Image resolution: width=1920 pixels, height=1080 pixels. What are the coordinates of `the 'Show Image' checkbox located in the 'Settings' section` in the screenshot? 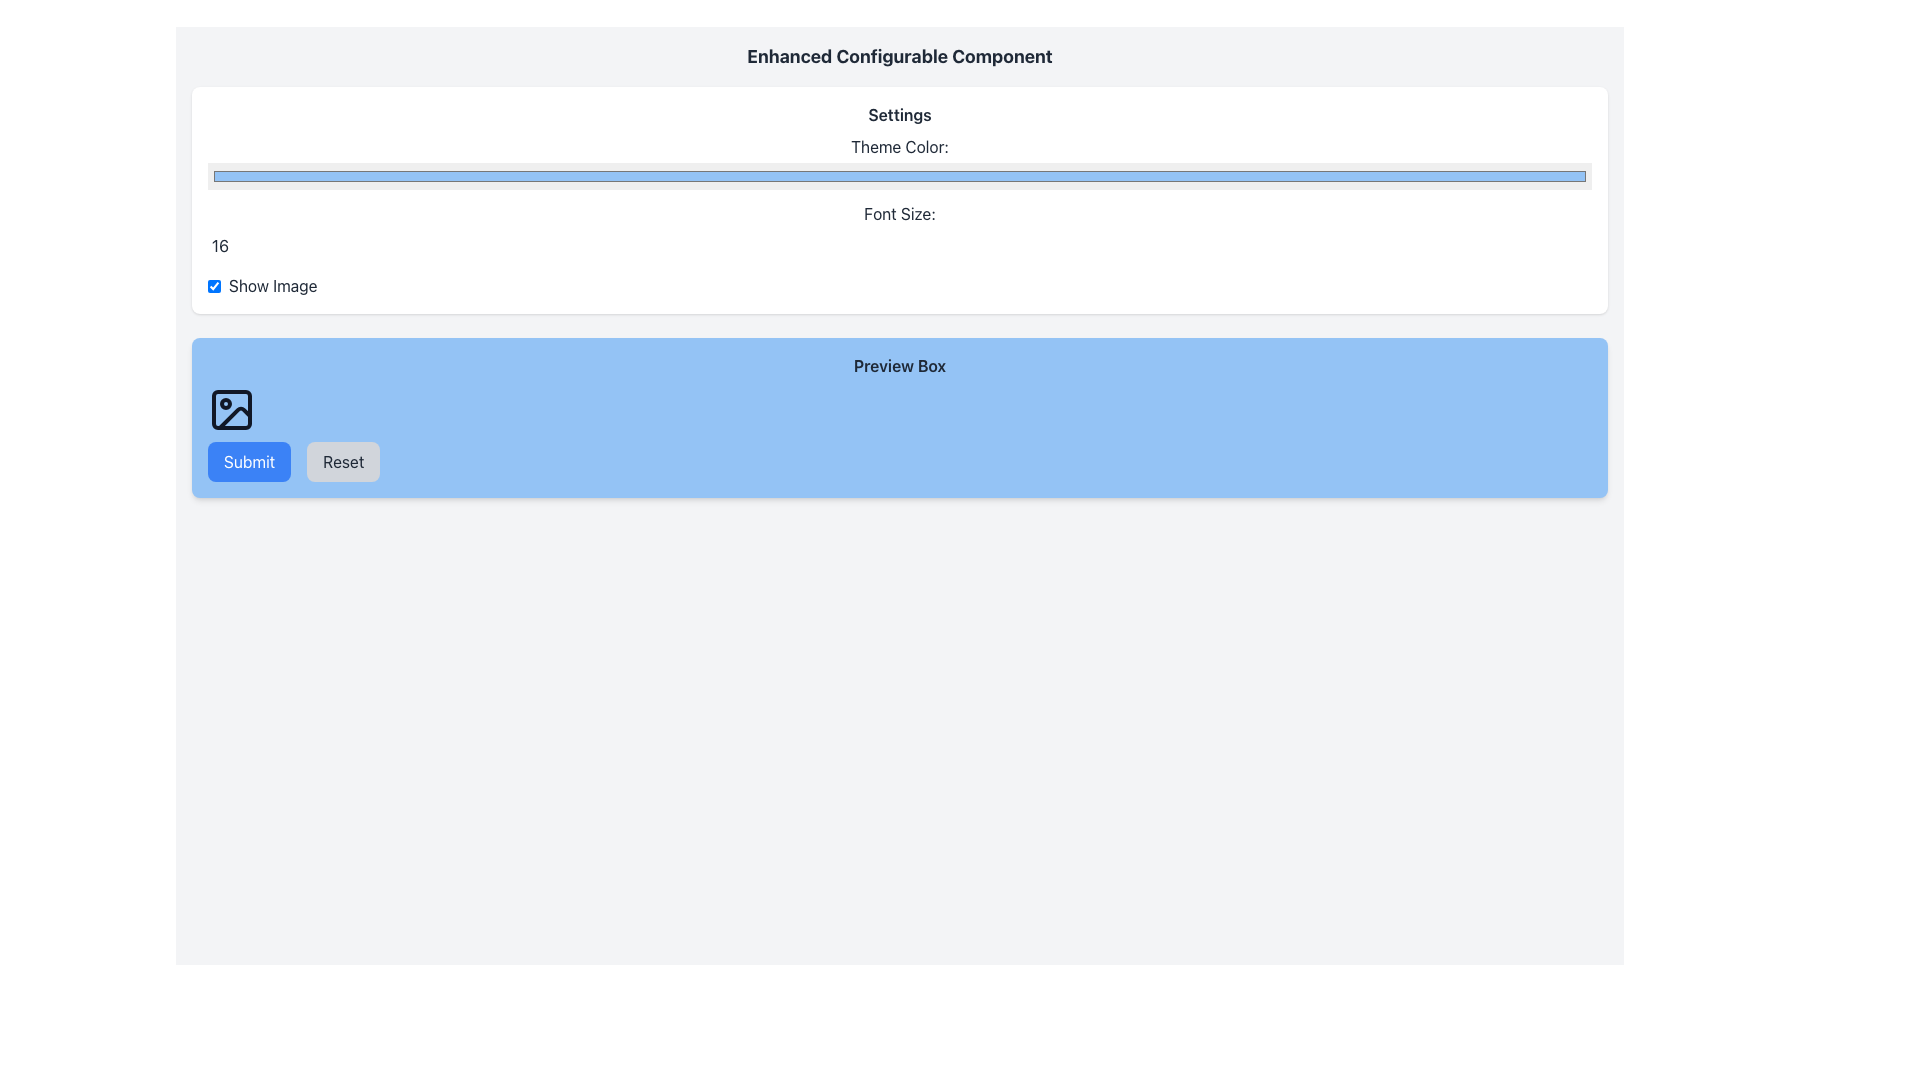 It's located at (214, 285).